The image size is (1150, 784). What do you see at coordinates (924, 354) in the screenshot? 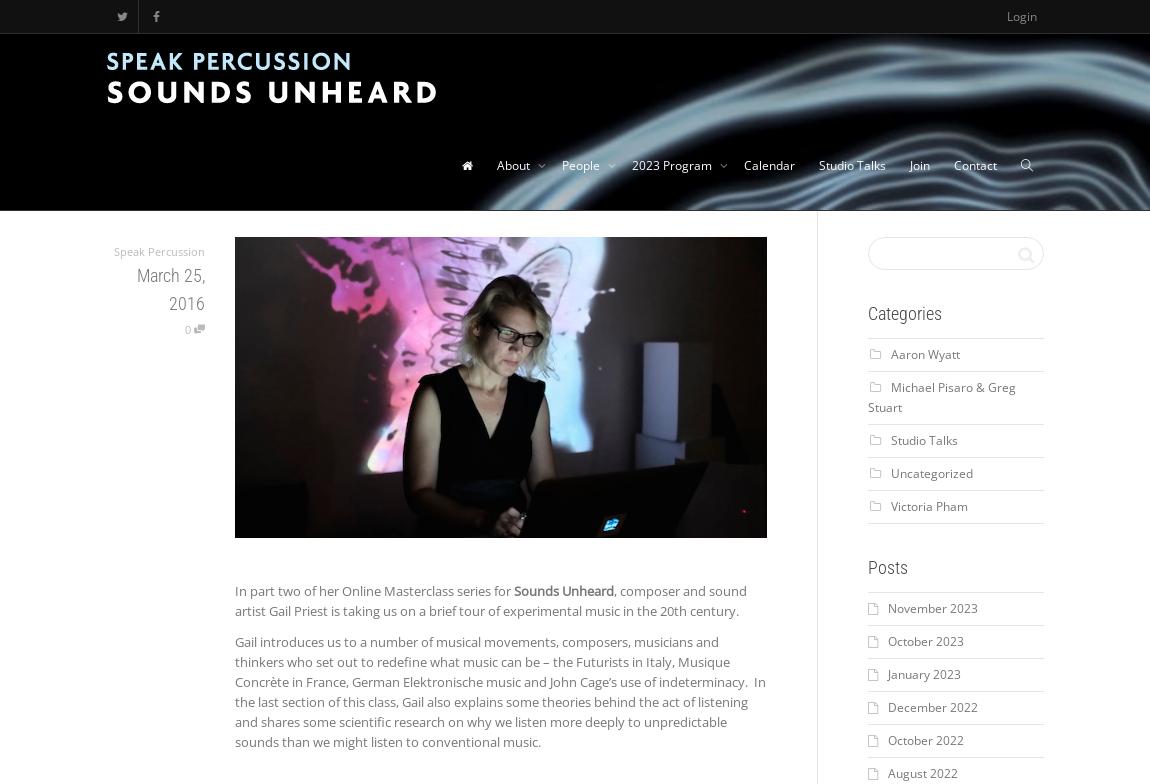
I see `'Aaron Wyatt'` at bounding box center [924, 354].